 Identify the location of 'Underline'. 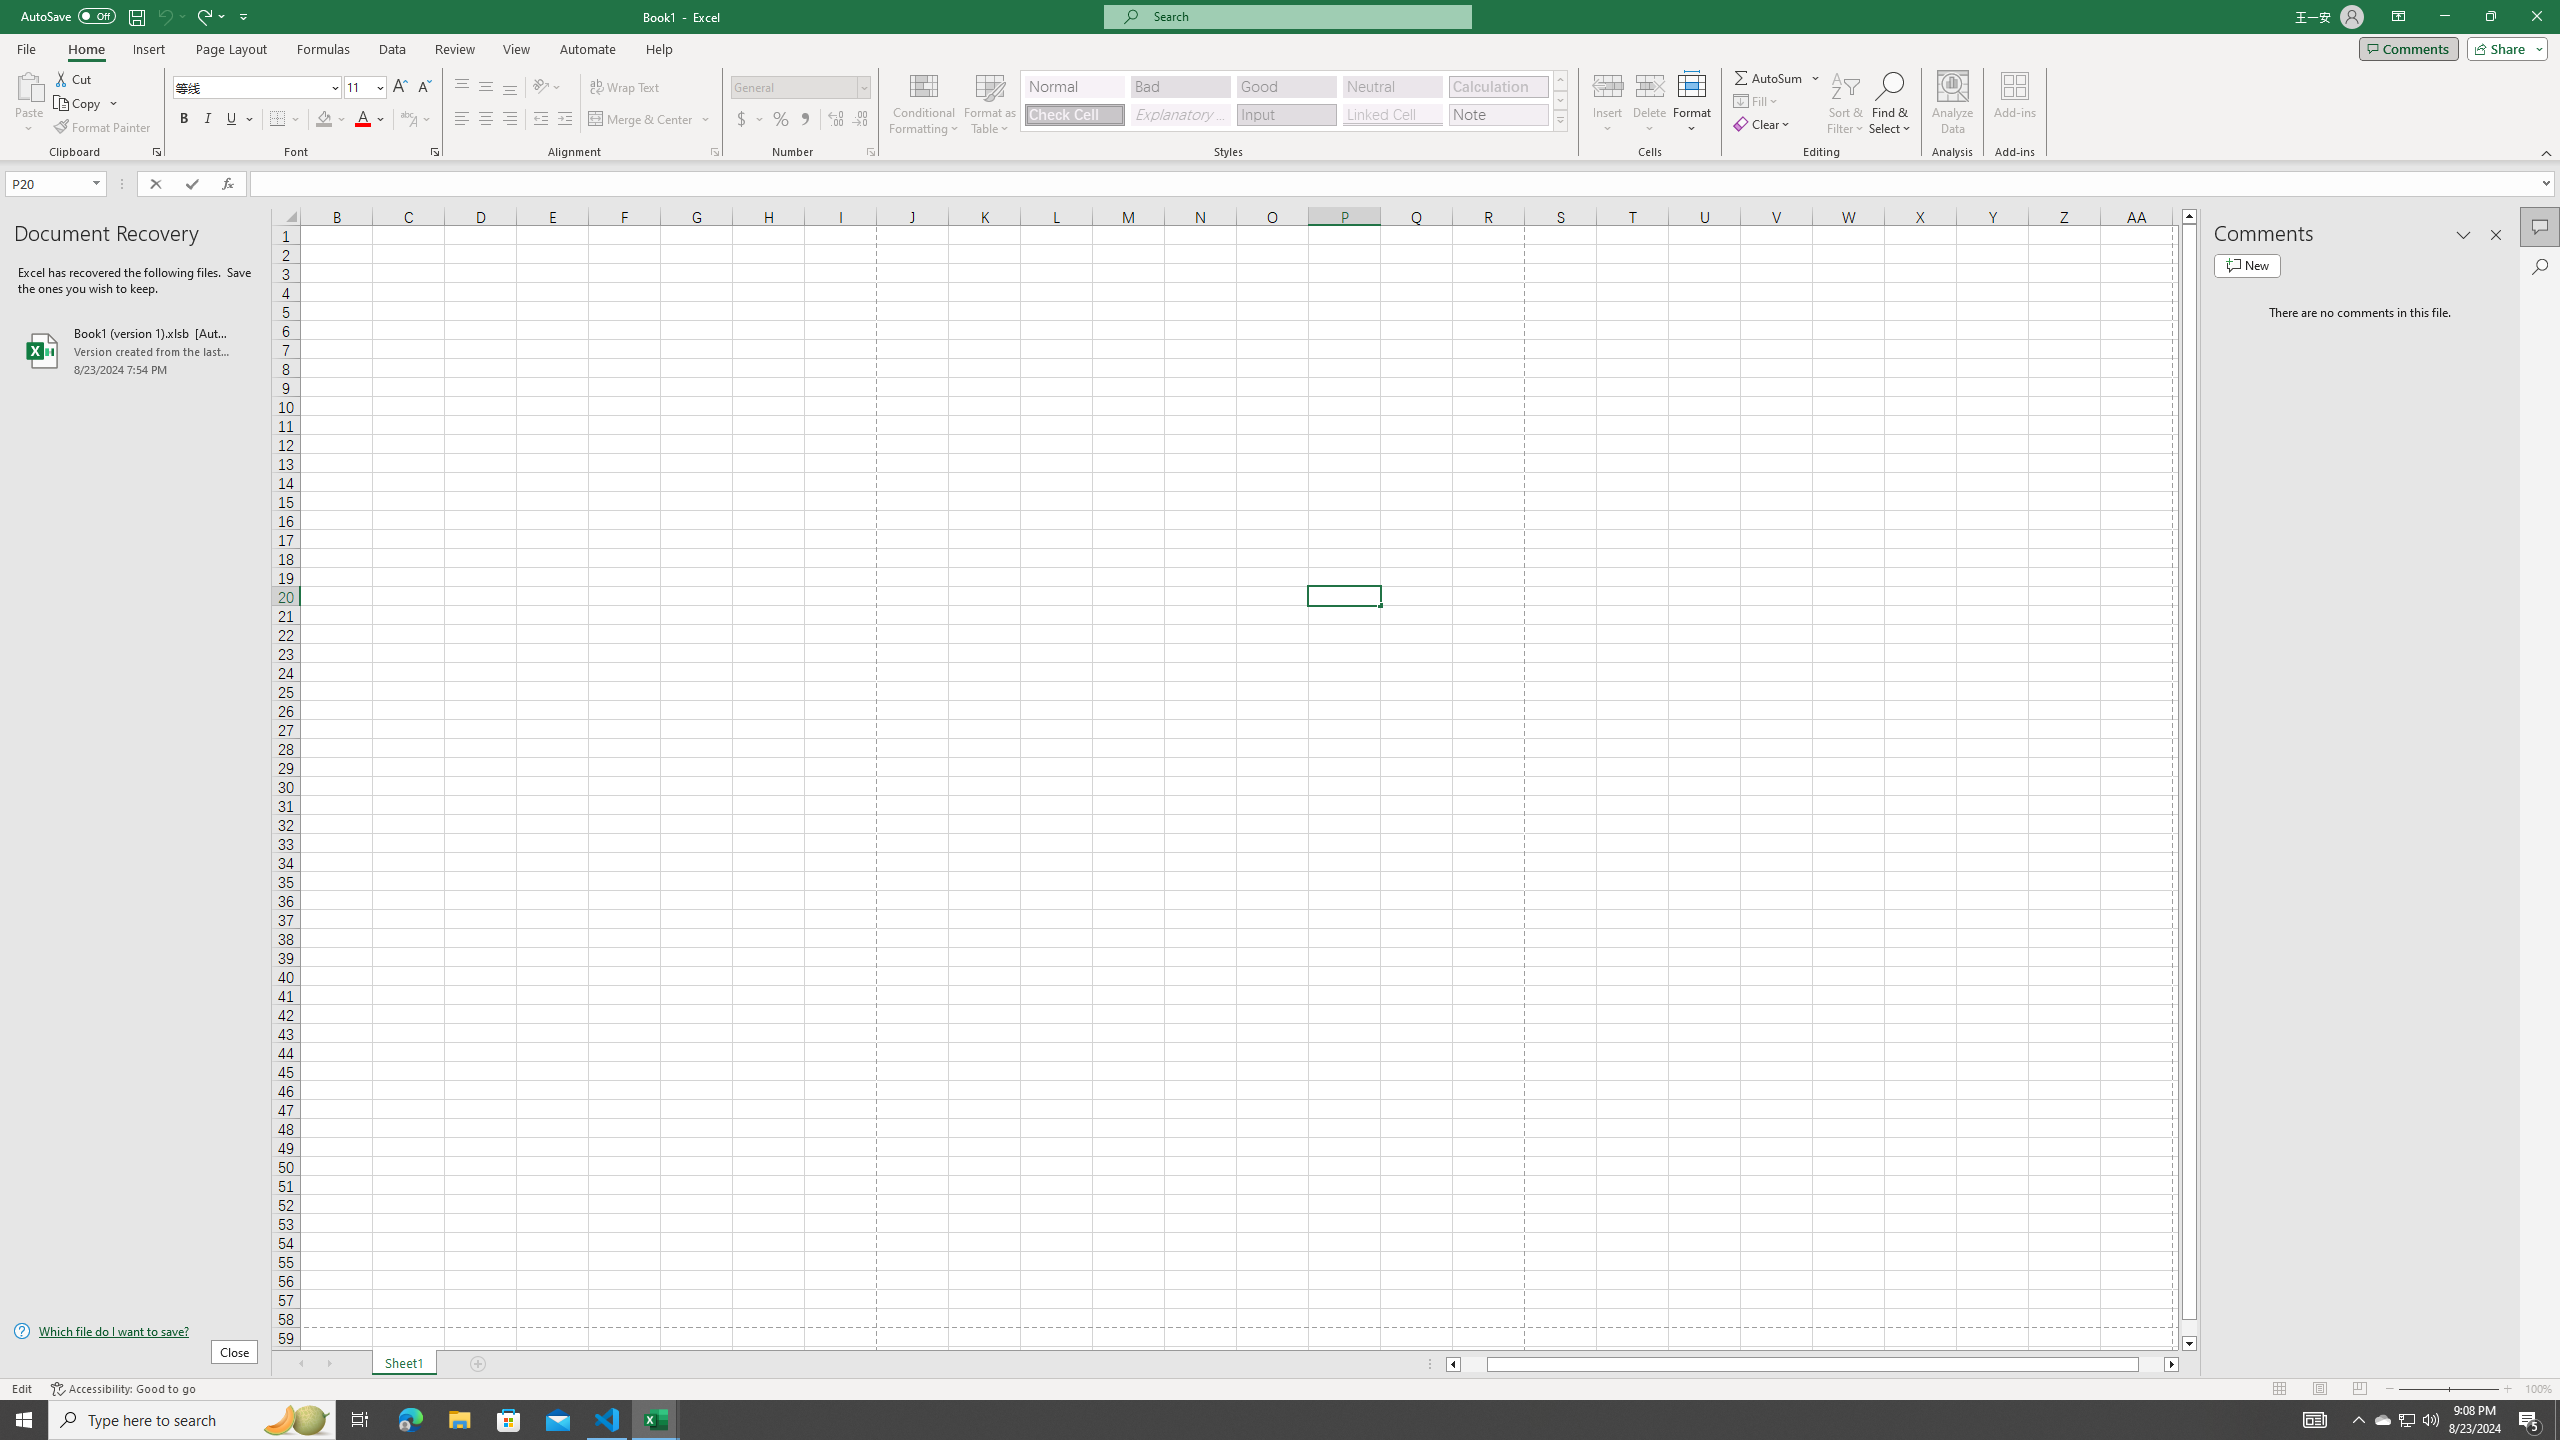
(231, 118).